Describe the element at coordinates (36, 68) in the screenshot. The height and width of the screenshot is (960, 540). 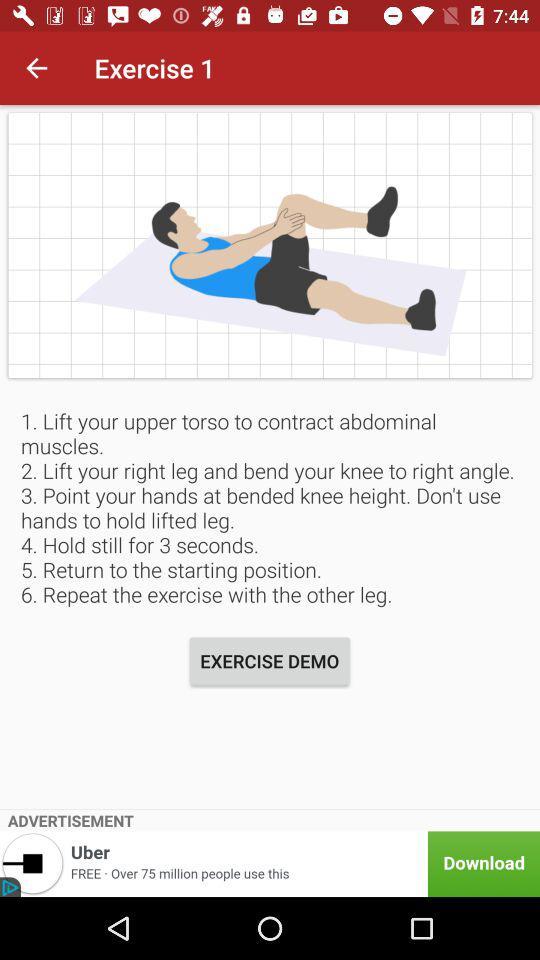
I see `app to the left of exercise 1 item` at that location.